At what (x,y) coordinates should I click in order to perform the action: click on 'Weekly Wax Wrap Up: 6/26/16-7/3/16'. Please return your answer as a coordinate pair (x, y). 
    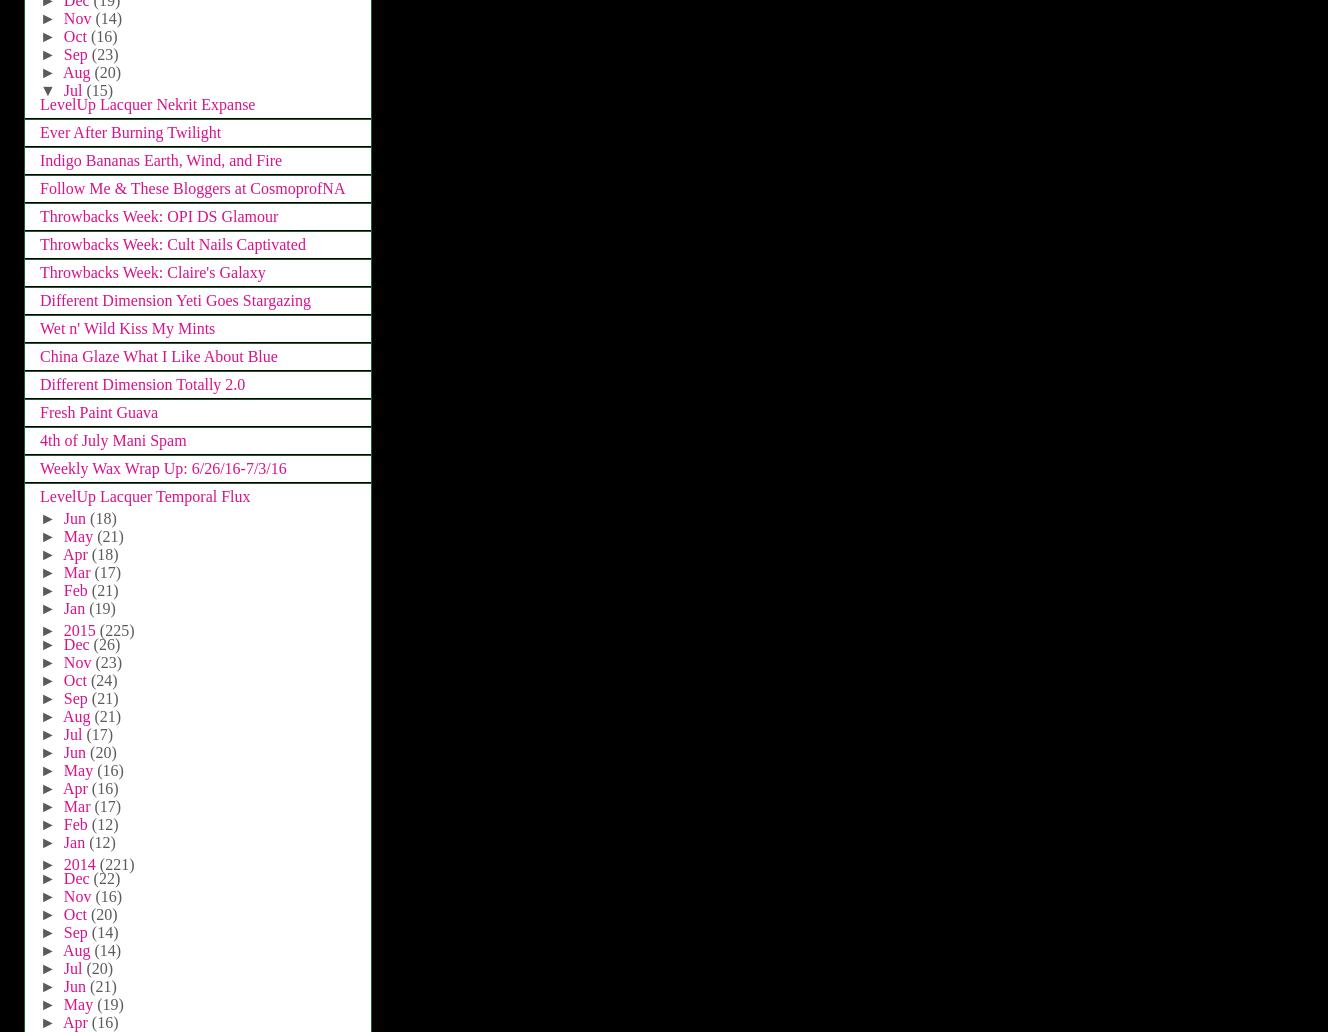
    Looking at the image, I should click on (161, 467).